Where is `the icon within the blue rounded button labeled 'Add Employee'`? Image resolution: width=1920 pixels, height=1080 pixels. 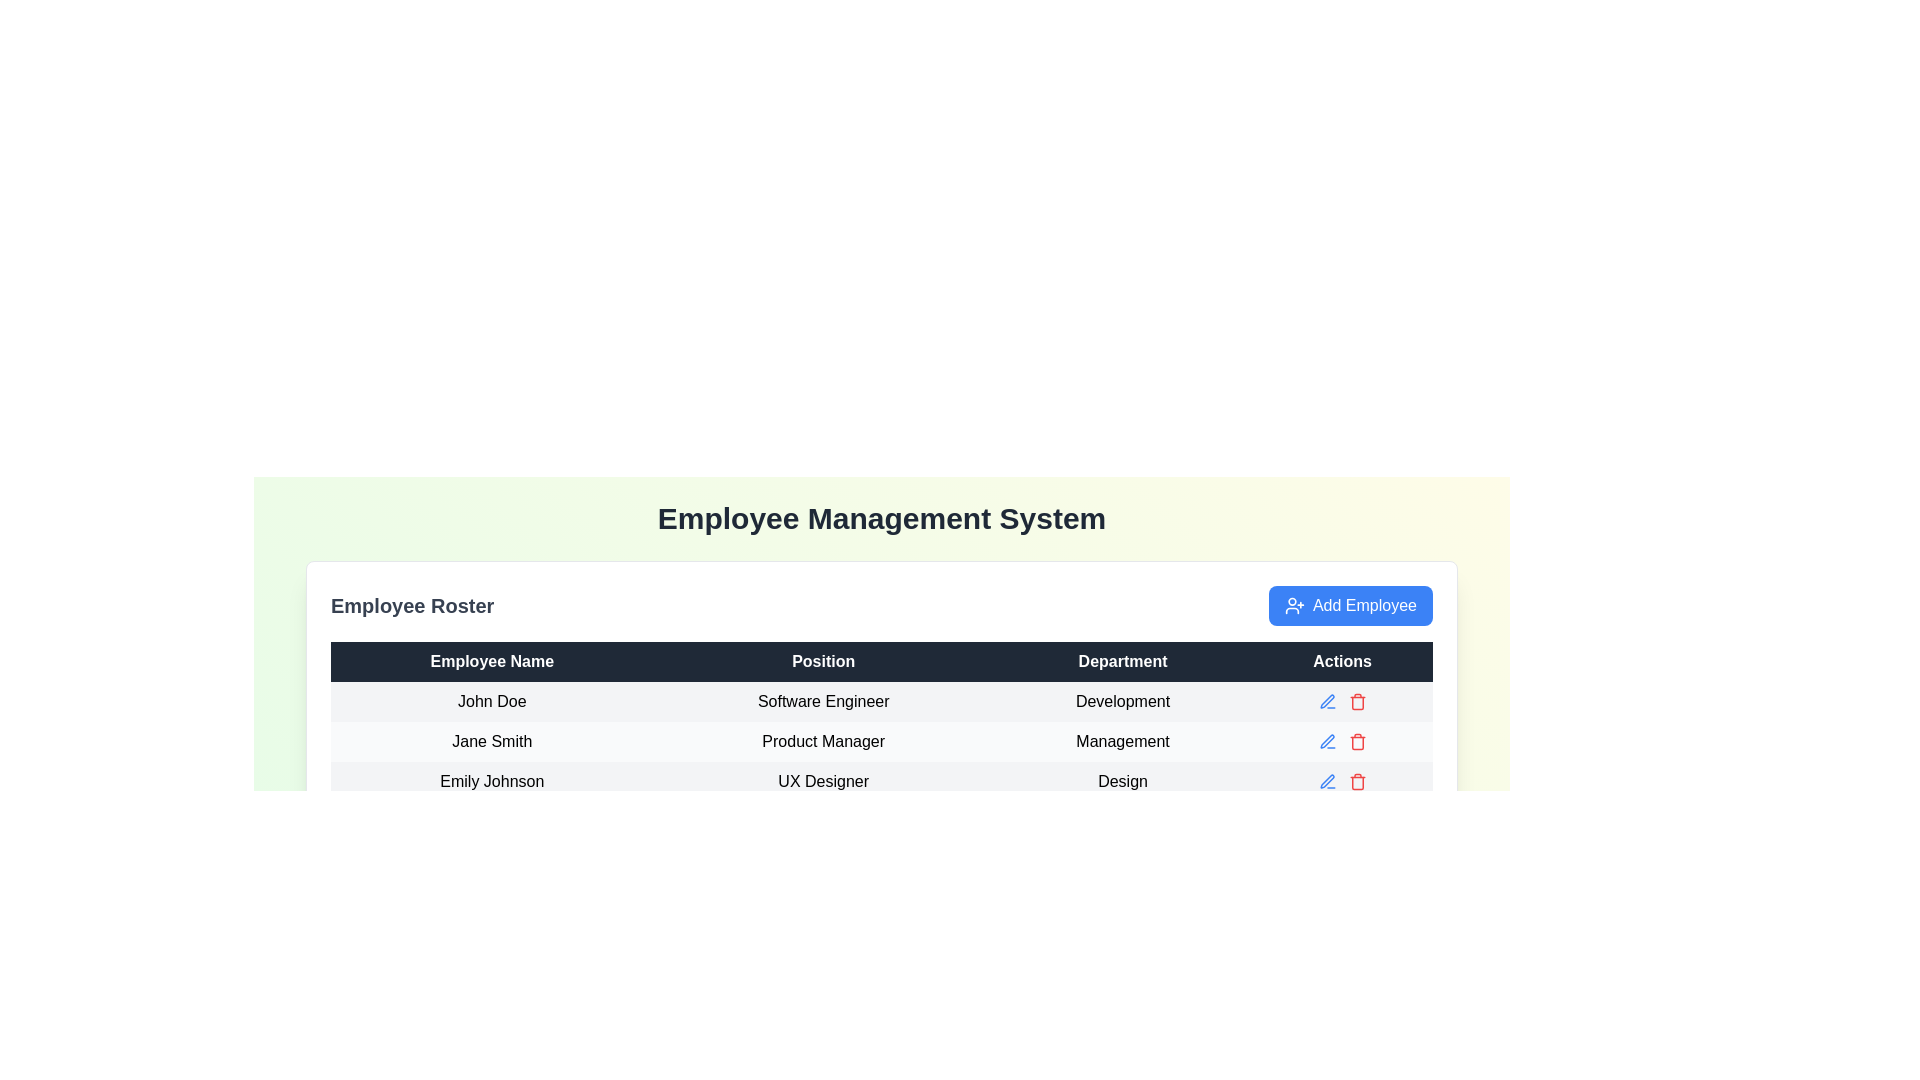 the icon within the blue rounded button labeled 'Add Employee' is located at coordinates (1294, 604).